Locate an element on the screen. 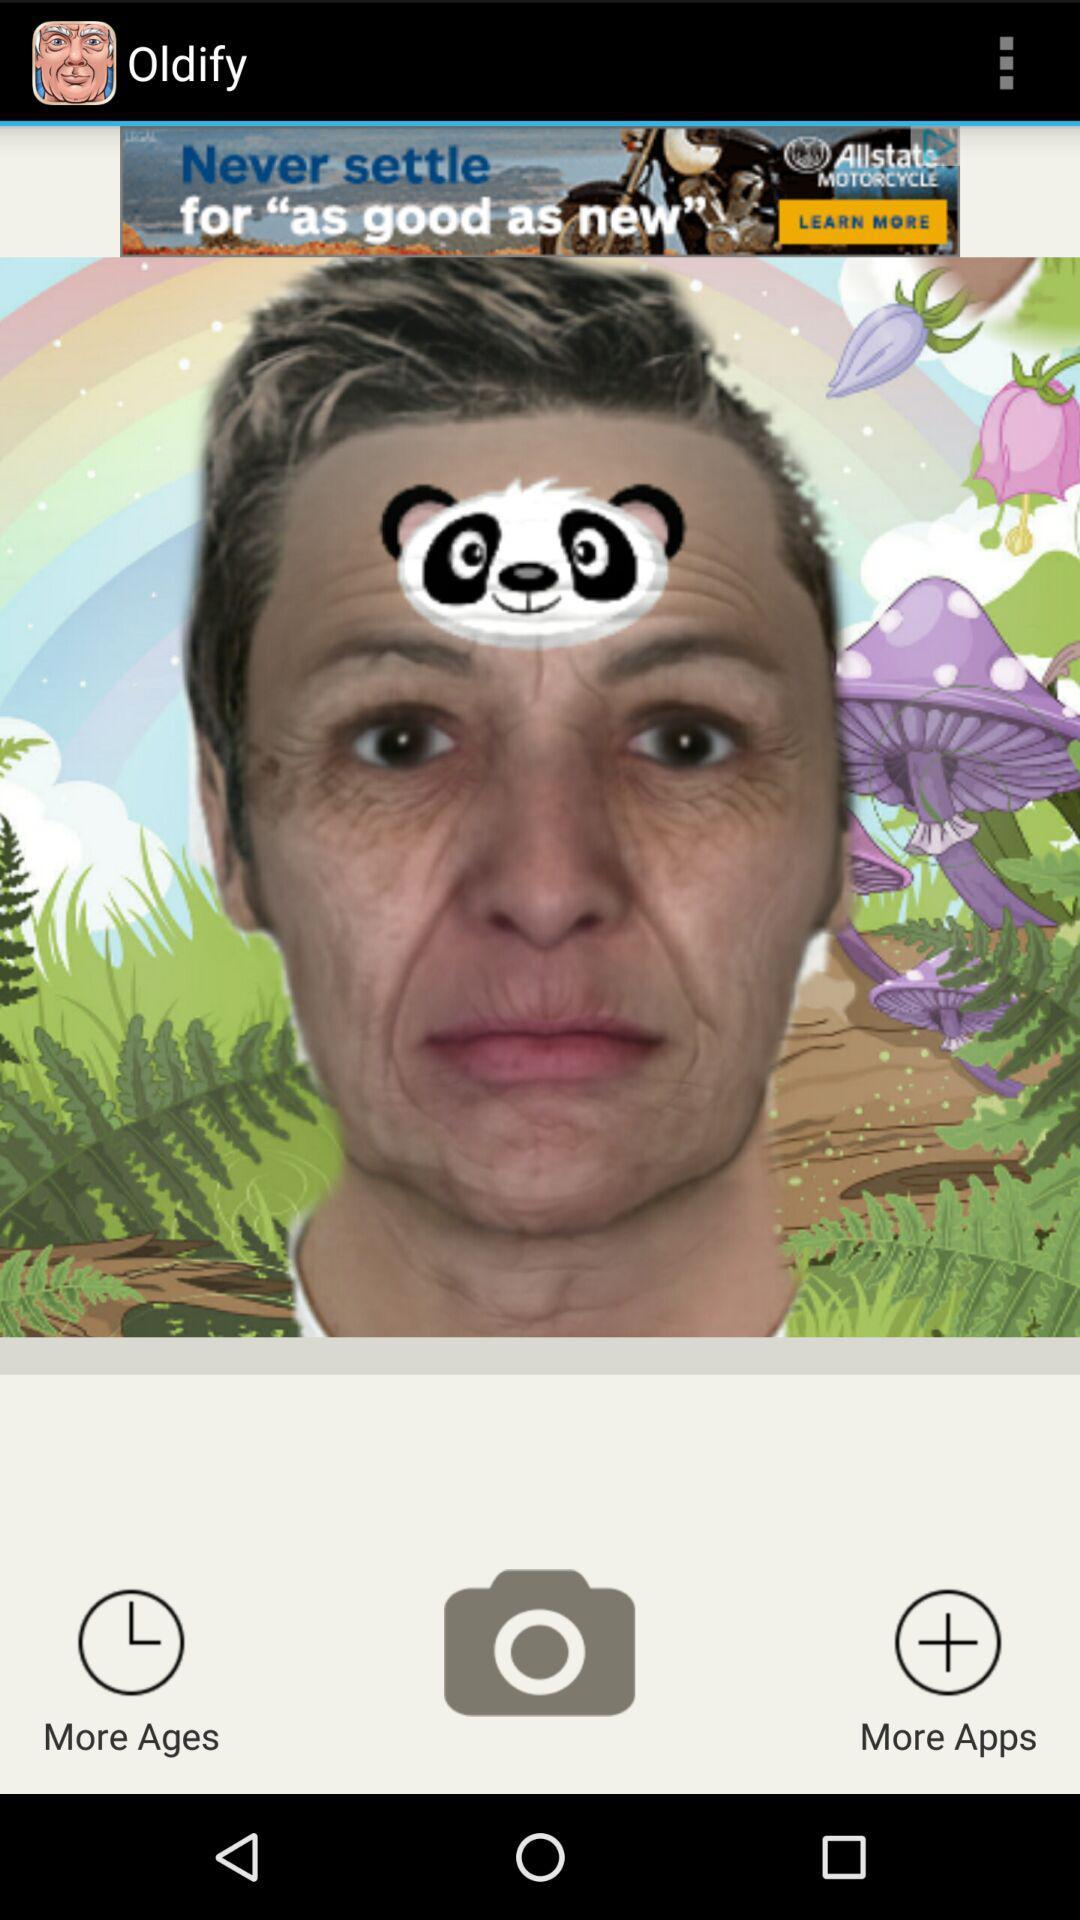  see apps is located at coordinates (947, 1642).